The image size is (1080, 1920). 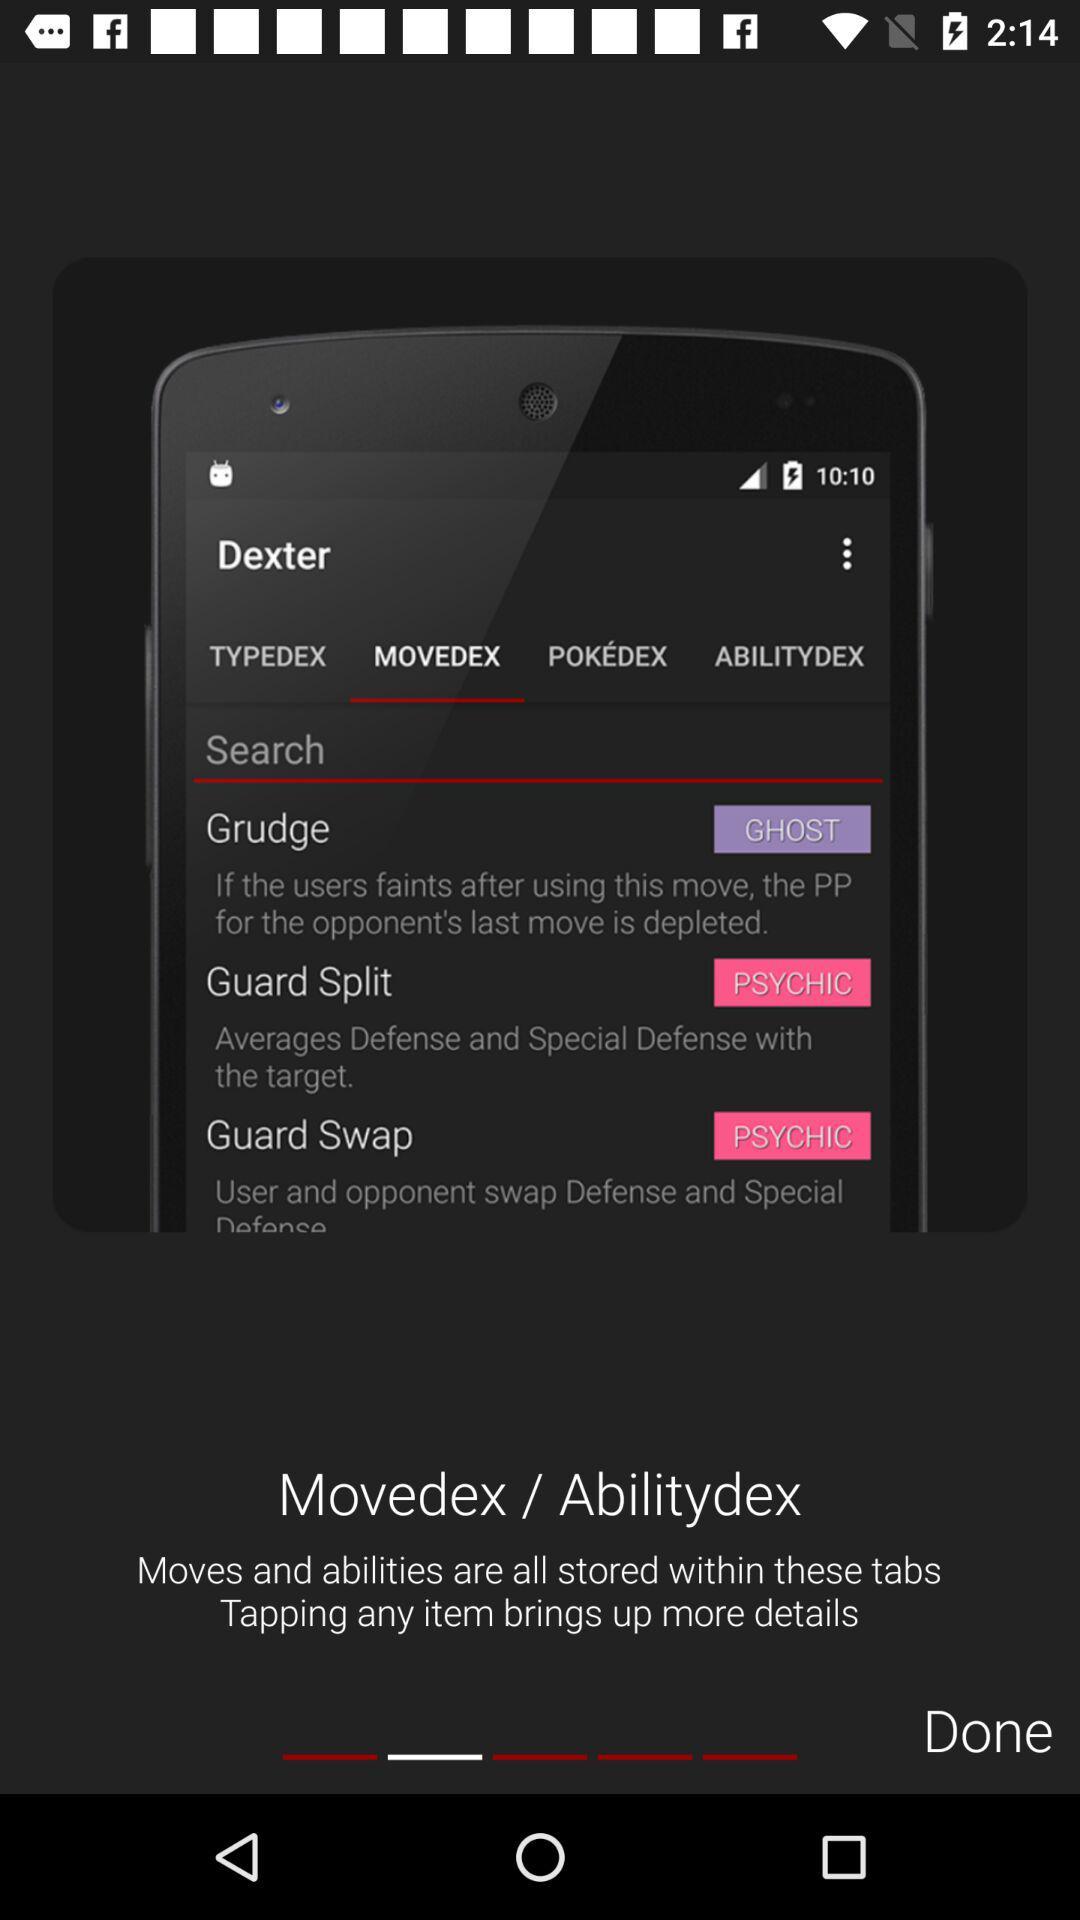 What do you see at coordinates (987, 1728) in the screenshot?
I see `done app` at bounding box center [987, 1728].